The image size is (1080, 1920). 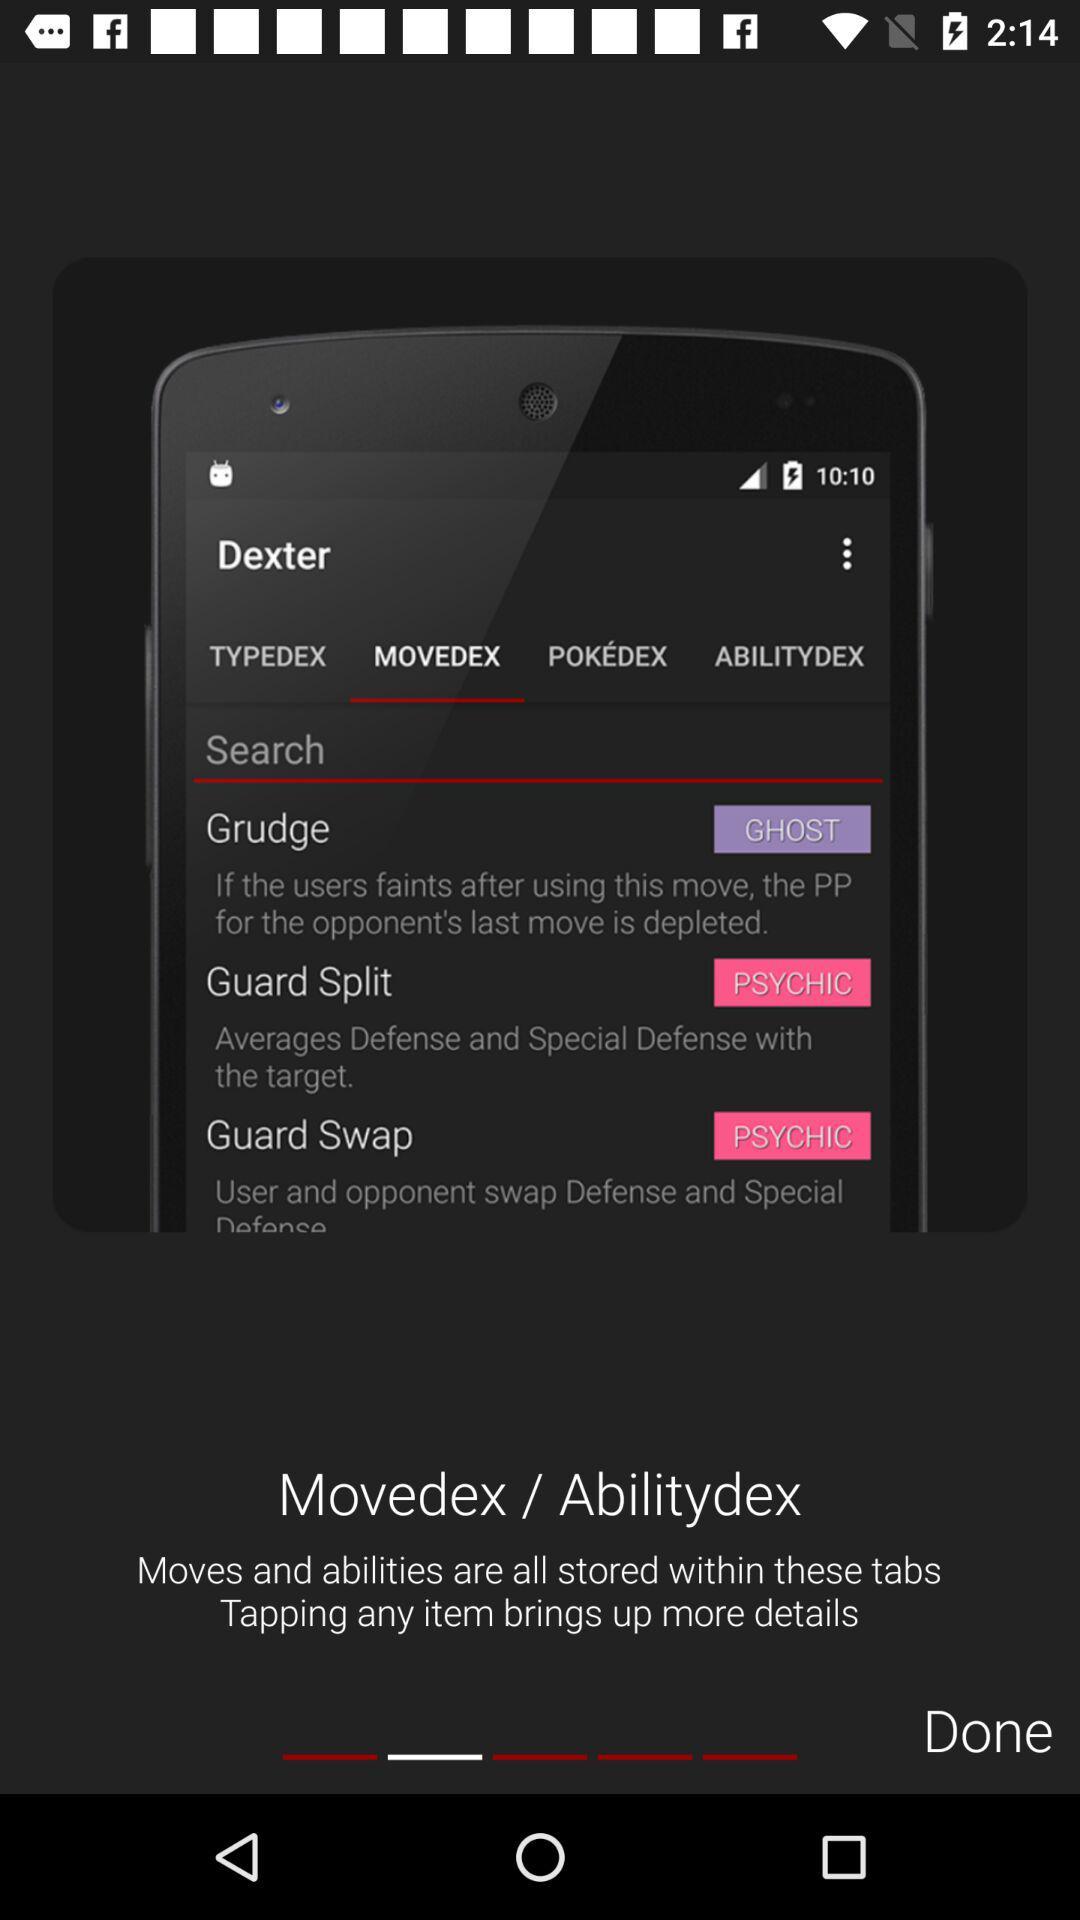 What do you see at coordinates (987, 1728) in the screenshot?
I see `done app` at bounding box center [987, 1728].